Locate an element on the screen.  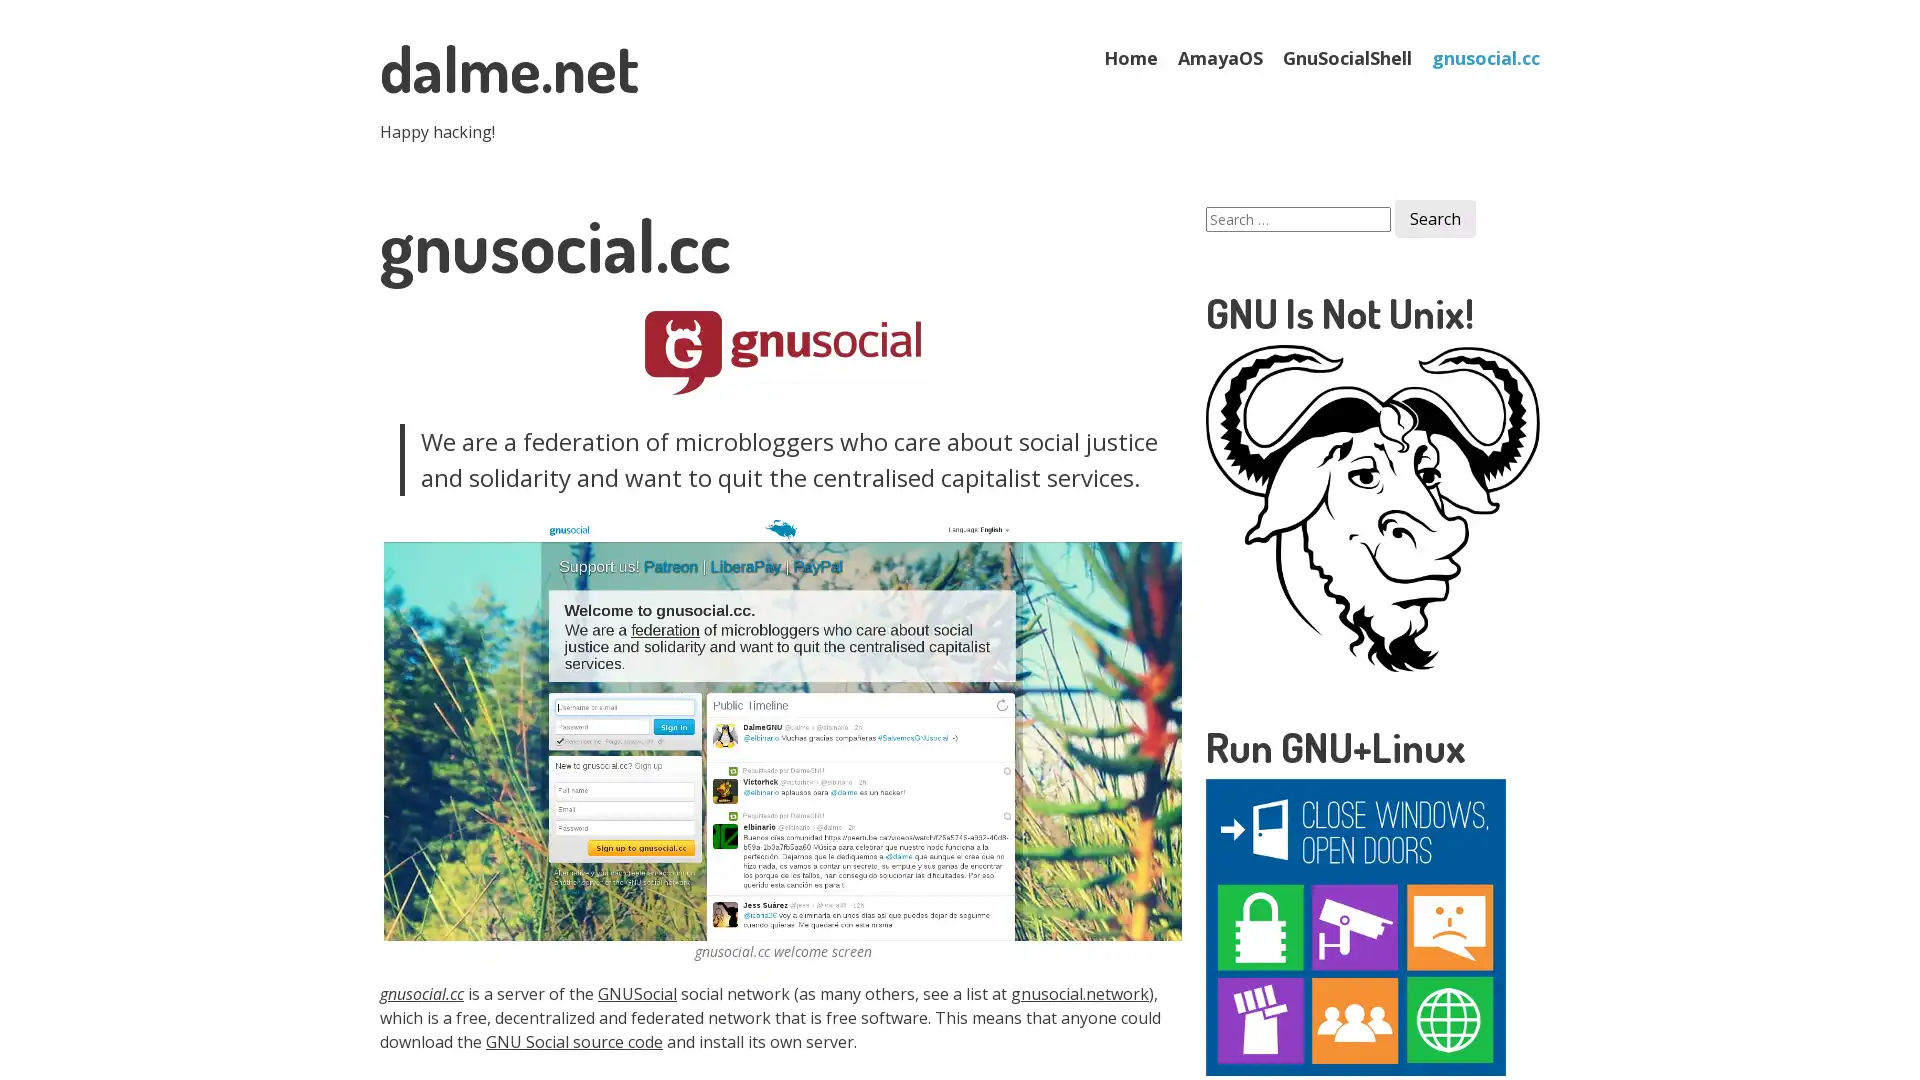
Search is located at coordinates (1434, 219).